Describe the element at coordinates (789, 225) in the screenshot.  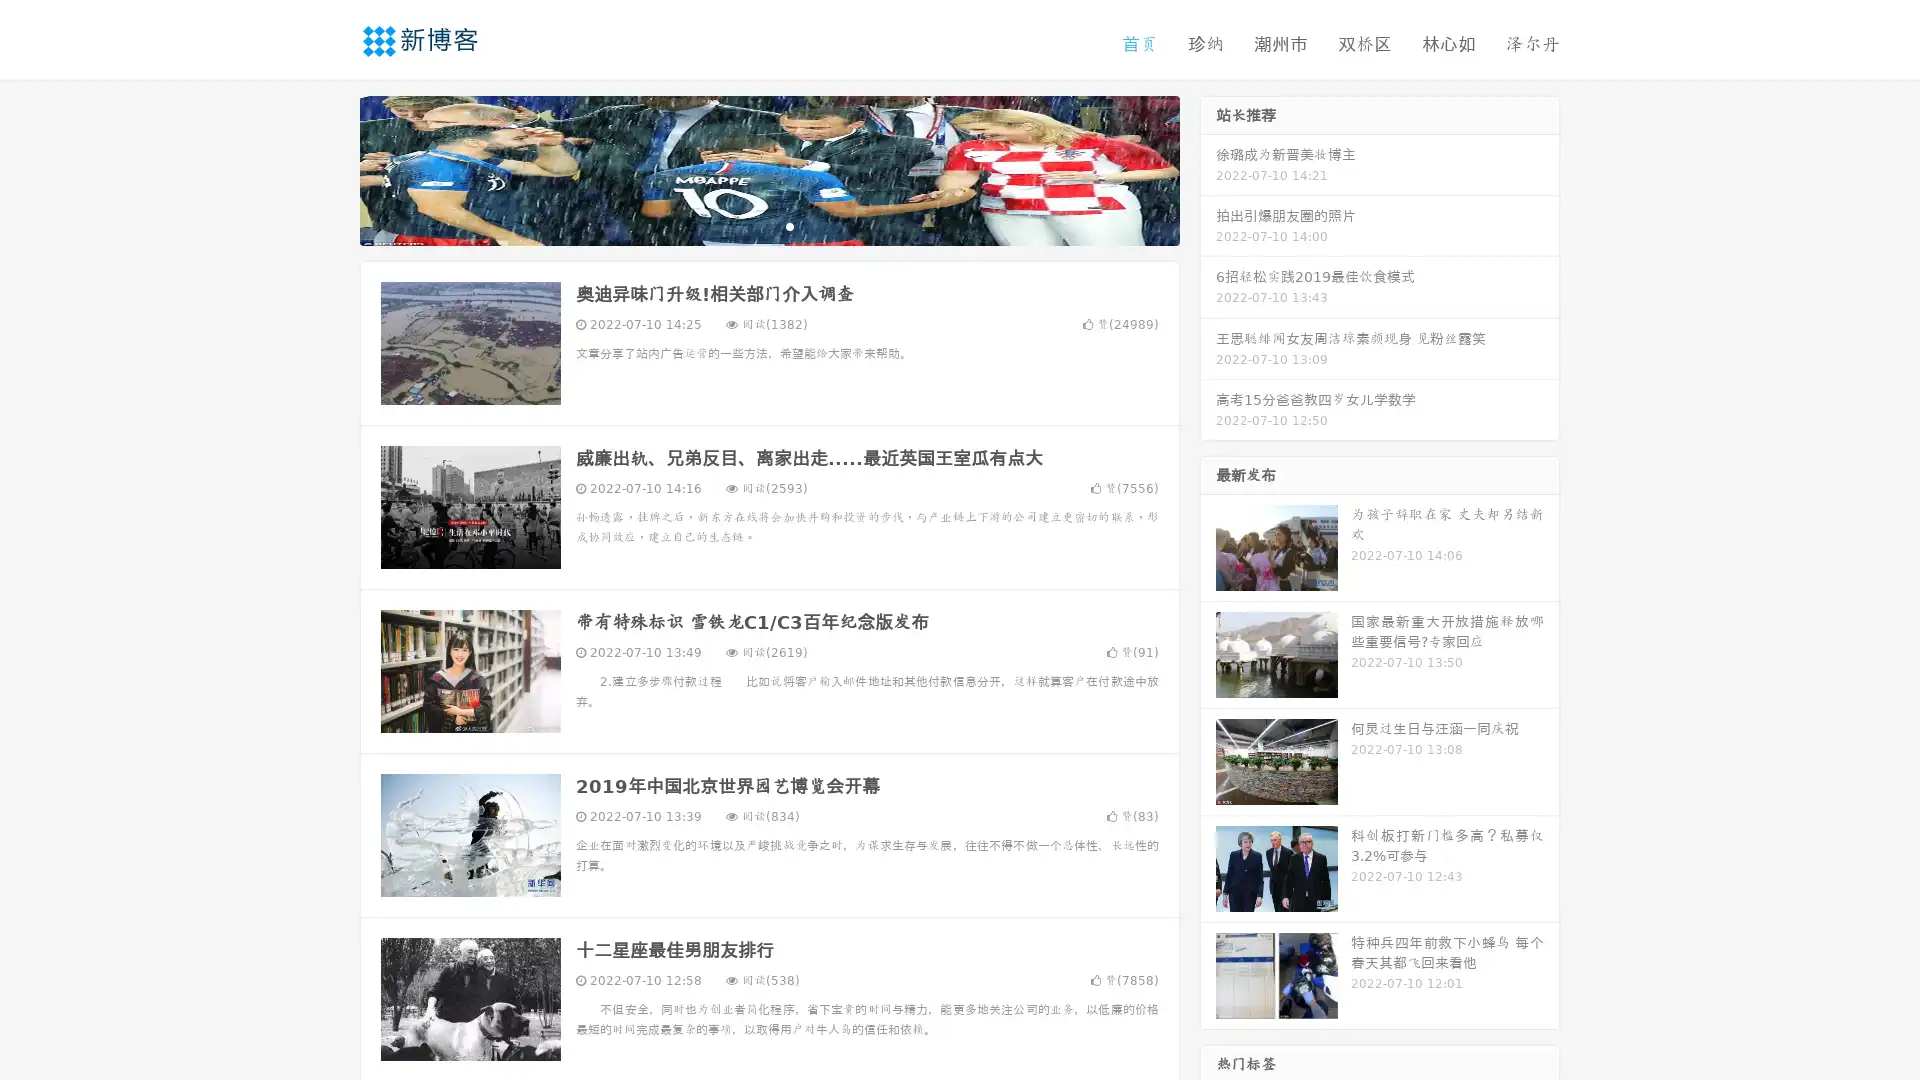
I see `Go to slide 3` at that location.